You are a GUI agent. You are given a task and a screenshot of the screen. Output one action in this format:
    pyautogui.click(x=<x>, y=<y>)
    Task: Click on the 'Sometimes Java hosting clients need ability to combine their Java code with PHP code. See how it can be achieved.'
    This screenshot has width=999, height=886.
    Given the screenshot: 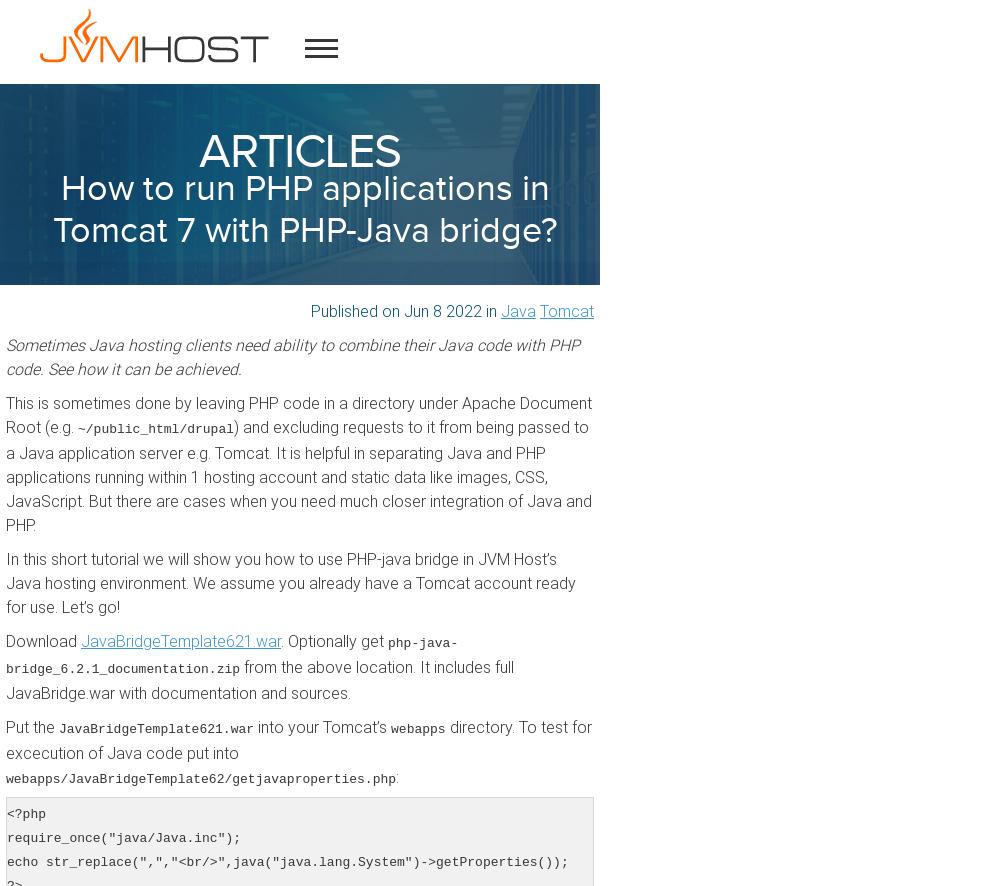 What is the action you would take?
    pyautogui.click(x=292, y=357)
    